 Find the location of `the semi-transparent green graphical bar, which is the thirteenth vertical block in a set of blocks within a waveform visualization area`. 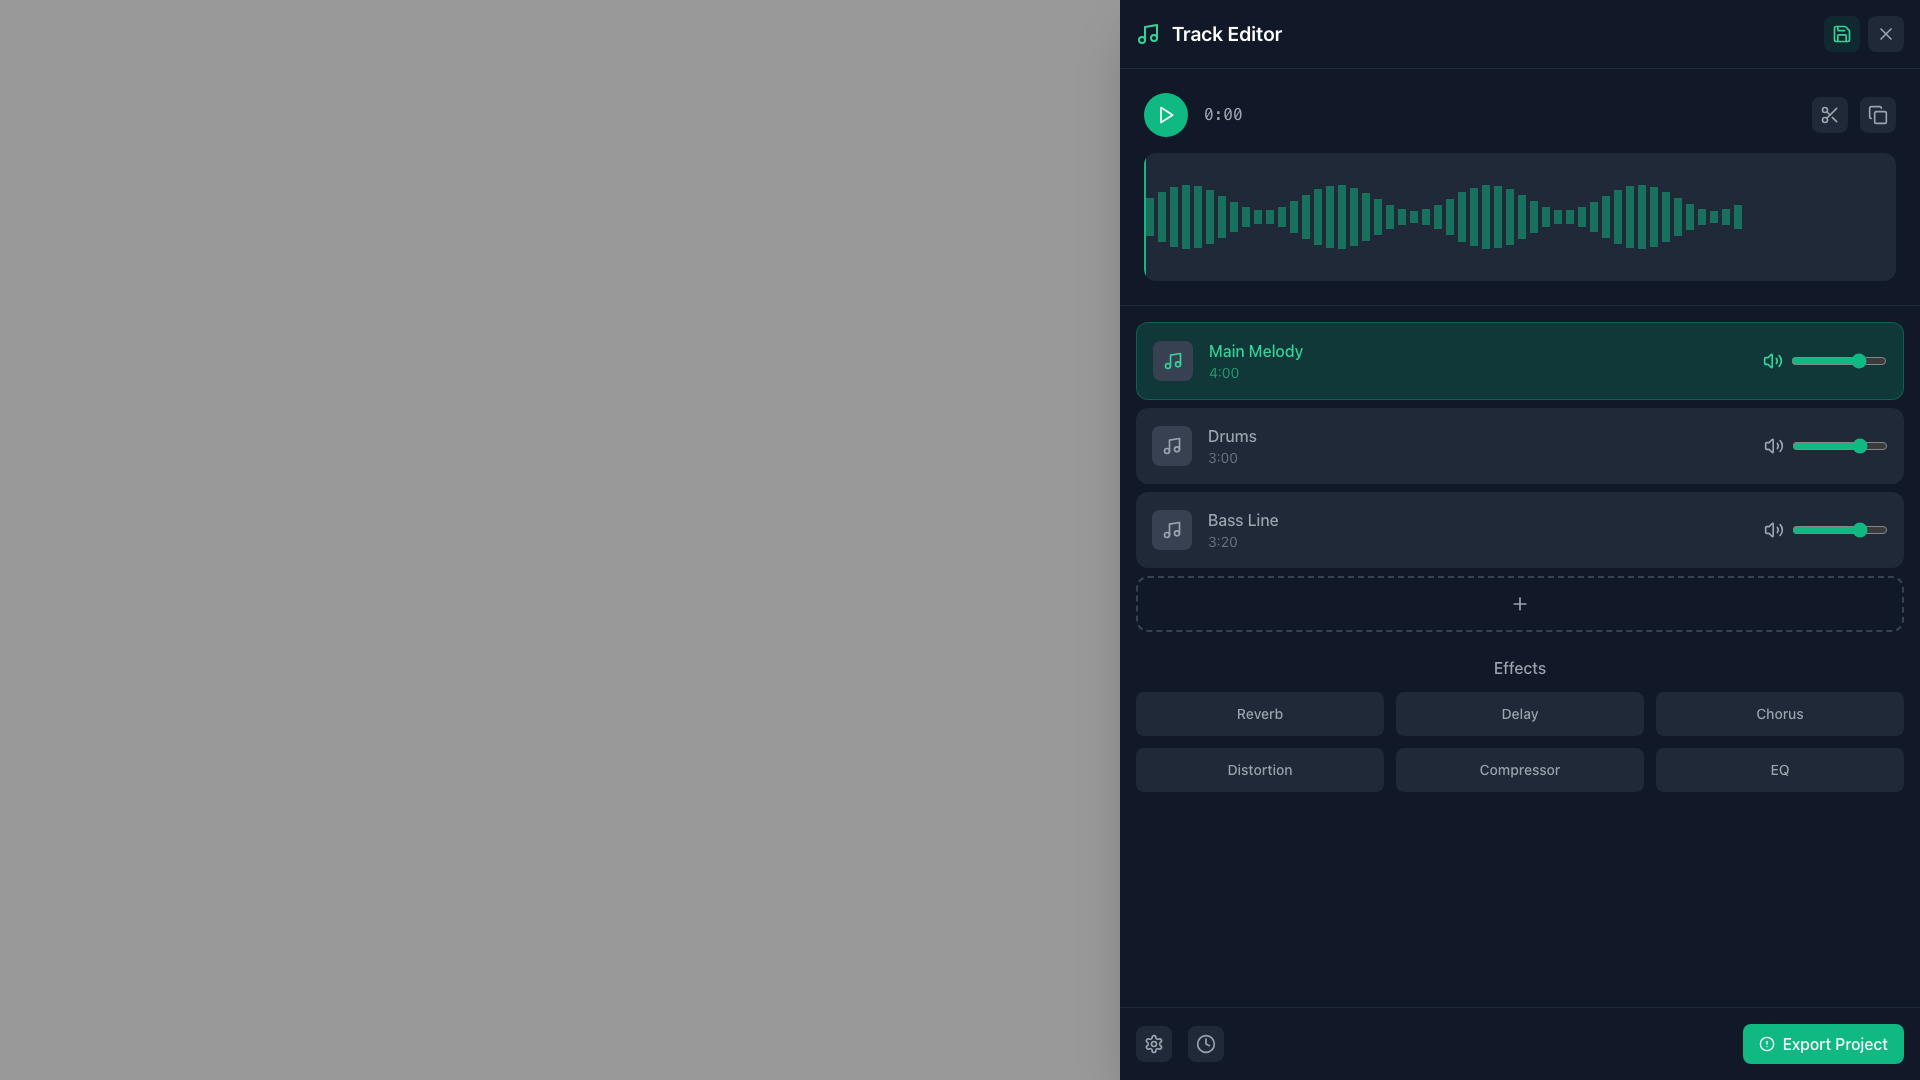

the semi-transparent green graphical bar, which is the thirteenth vertical block in a set of blocks within a waveform visualization area is located at coordinates (1294, 216).